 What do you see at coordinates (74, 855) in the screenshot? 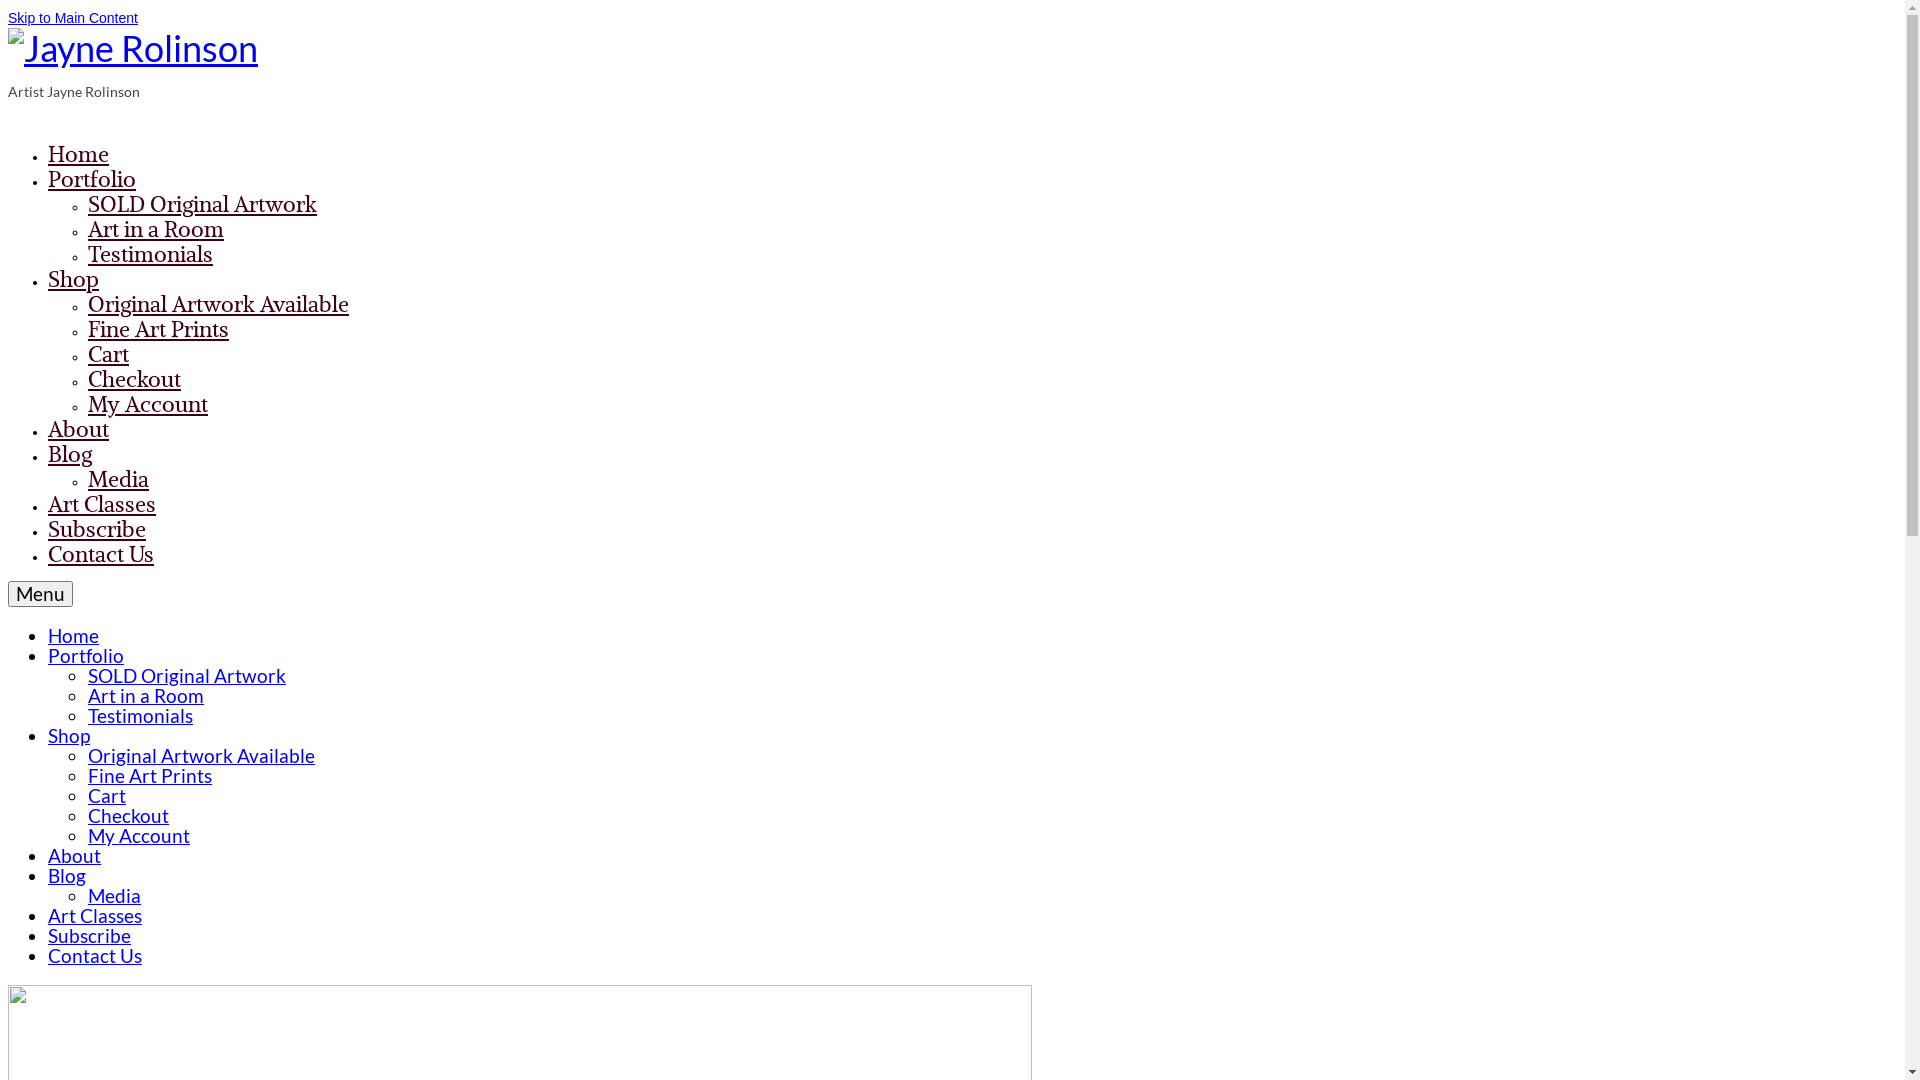
I see `'About'` at bounding box center [74, 855].